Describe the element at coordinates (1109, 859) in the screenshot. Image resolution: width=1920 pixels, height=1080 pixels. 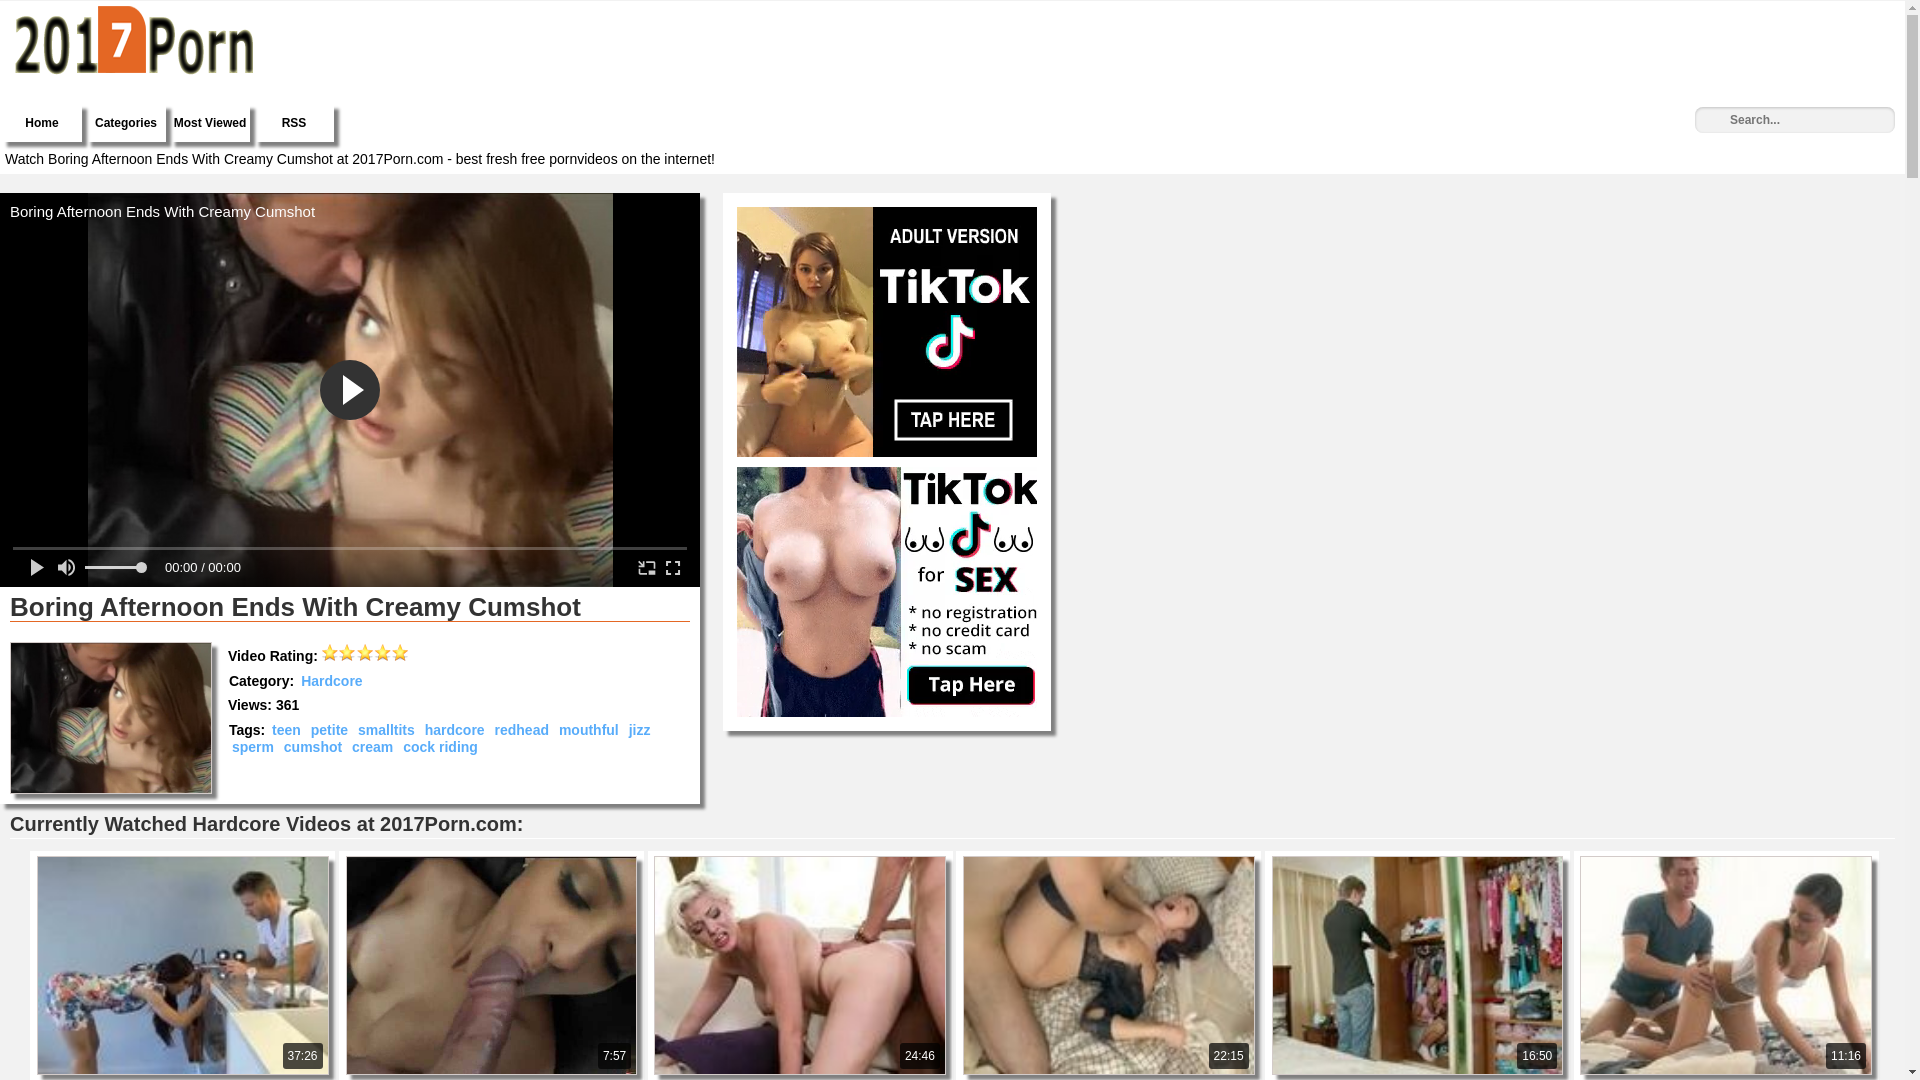
I see `'22:15` at that location.